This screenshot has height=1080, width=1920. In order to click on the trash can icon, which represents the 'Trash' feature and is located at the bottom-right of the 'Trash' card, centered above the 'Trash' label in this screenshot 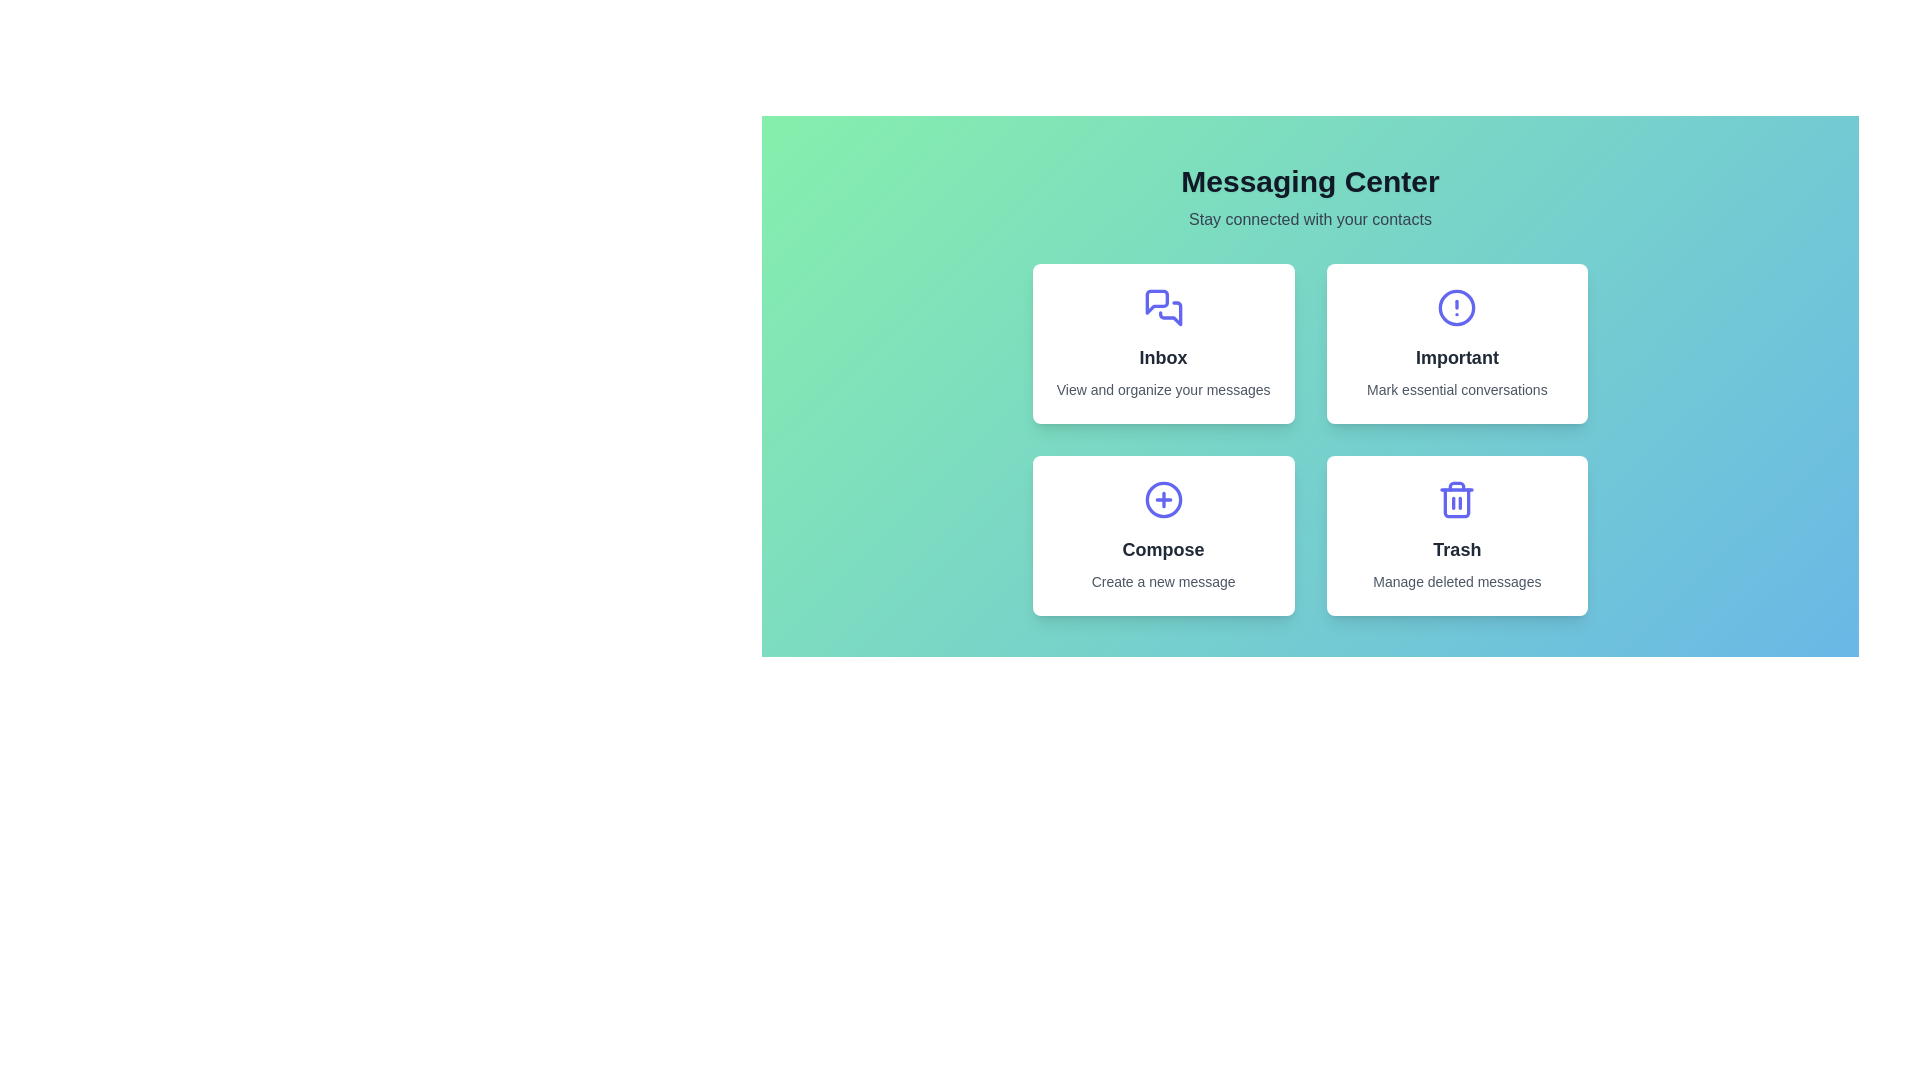, I will do `click(1457, 499)`.